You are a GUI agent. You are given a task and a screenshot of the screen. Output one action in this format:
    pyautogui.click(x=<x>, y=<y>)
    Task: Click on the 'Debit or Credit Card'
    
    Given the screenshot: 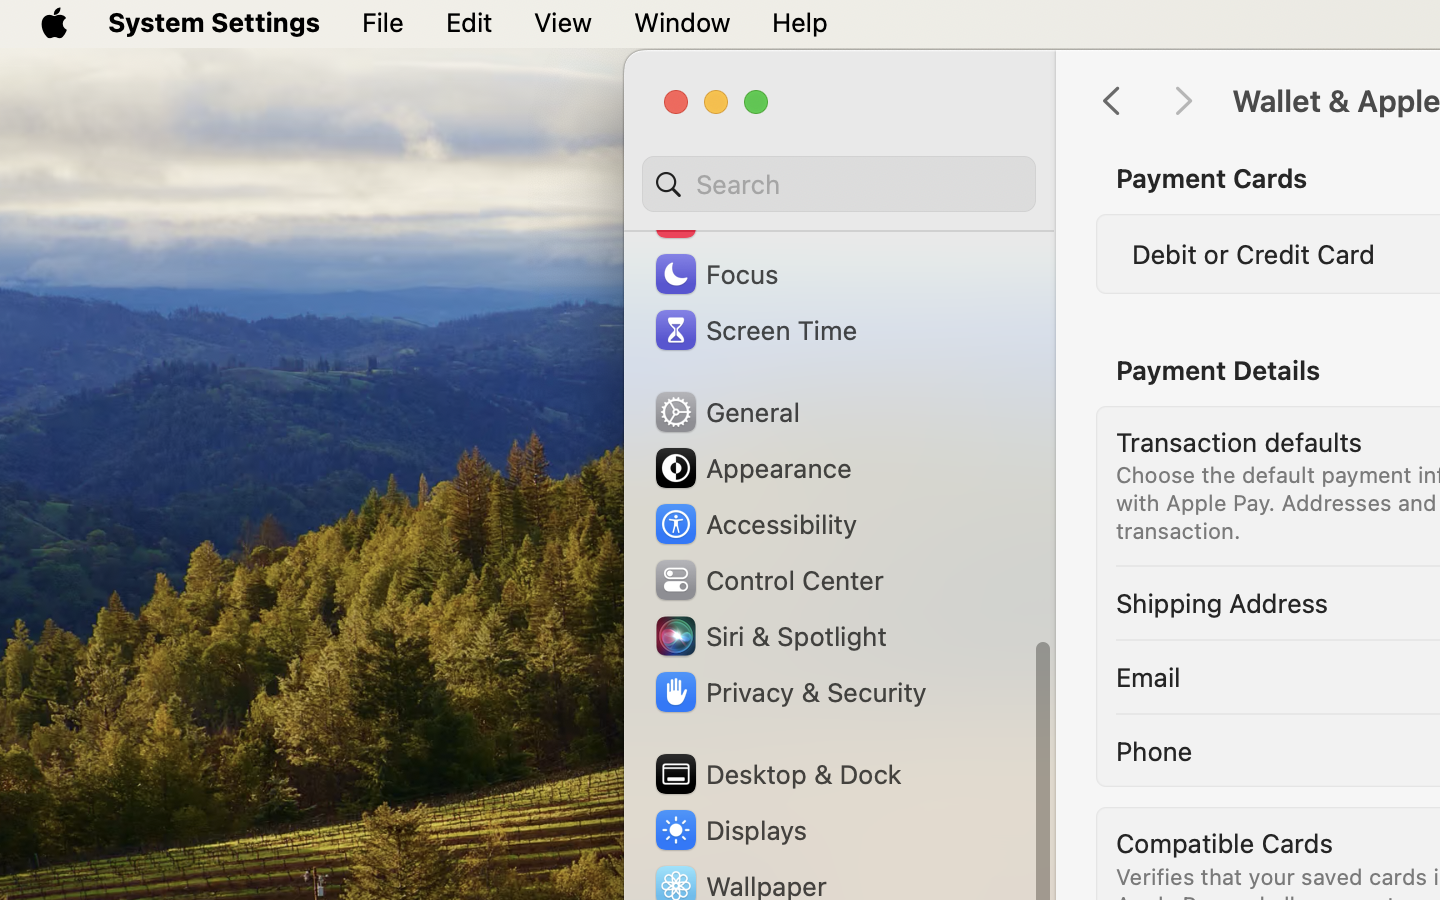 What is the action you would take?
    pyautogui.click(x=1252, y=252)
    